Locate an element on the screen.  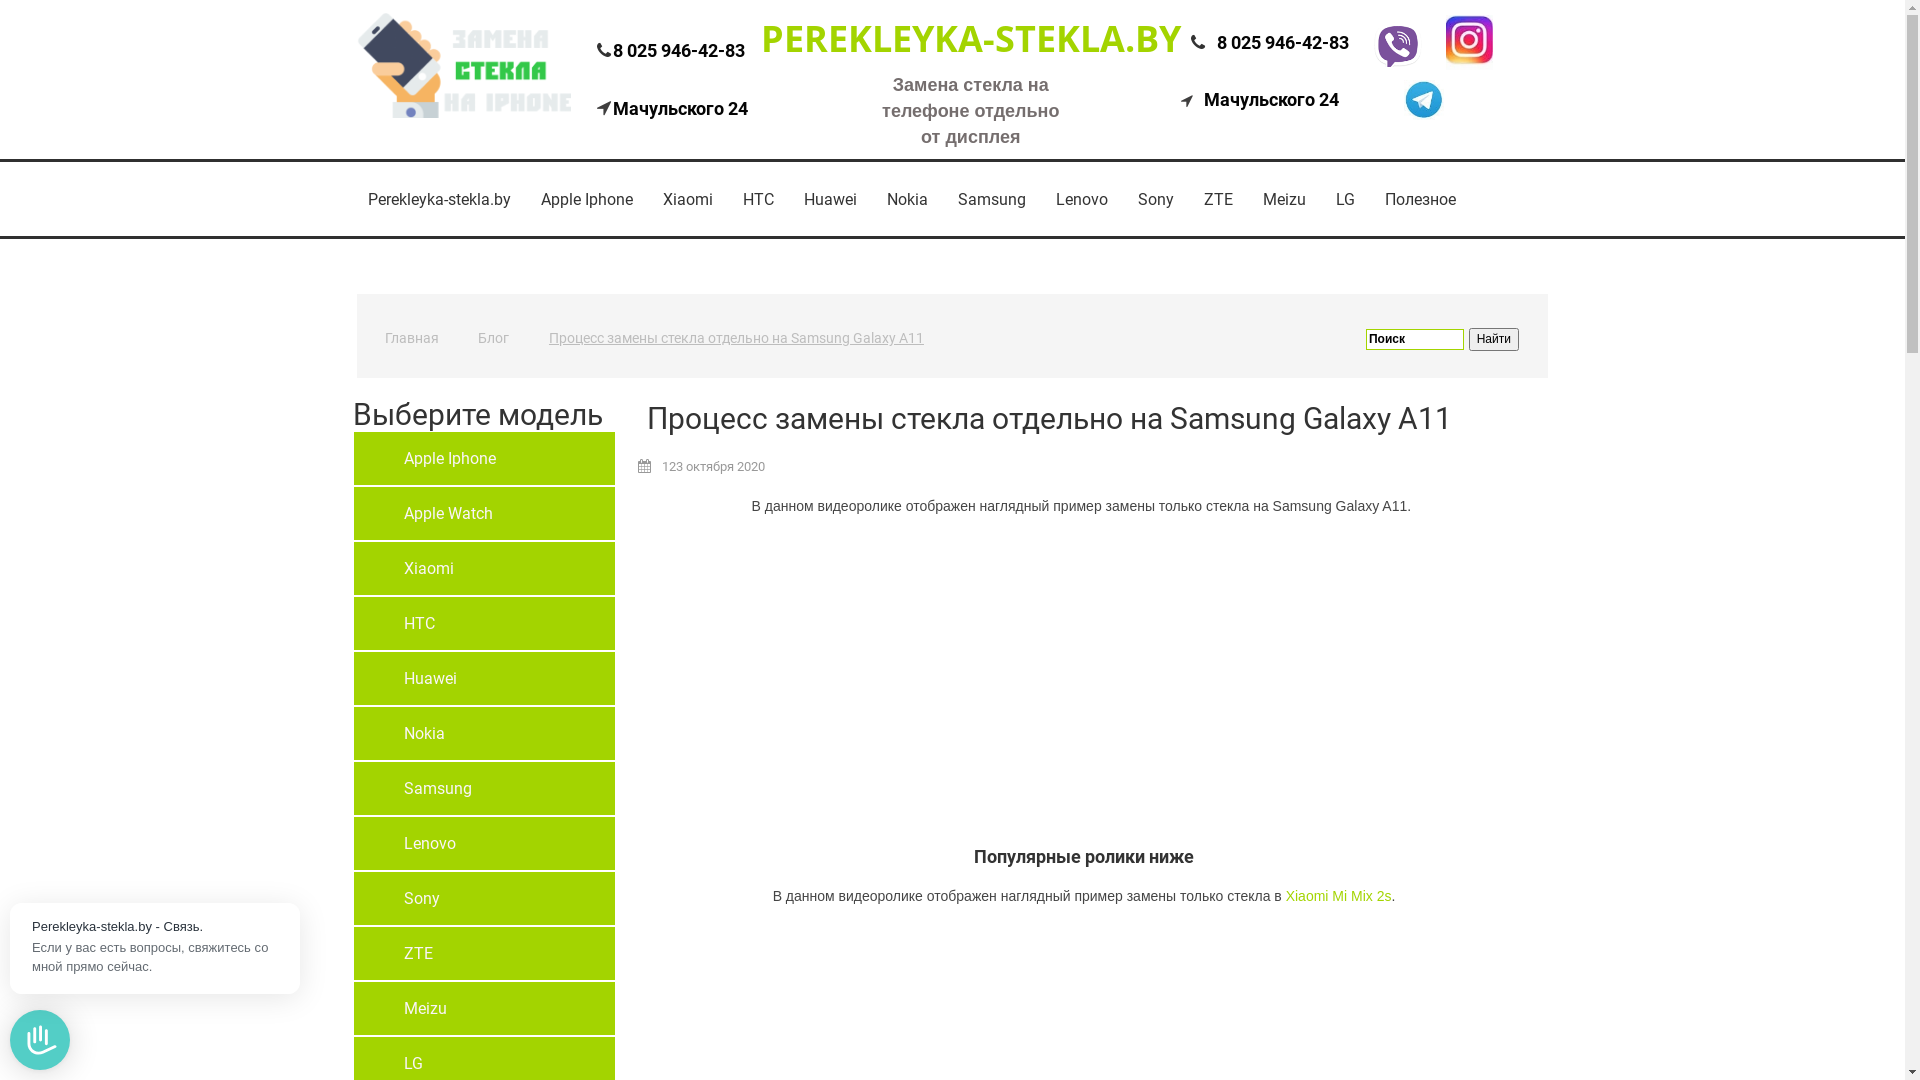
'Lenovo' is located at coordinates (1079, 200).